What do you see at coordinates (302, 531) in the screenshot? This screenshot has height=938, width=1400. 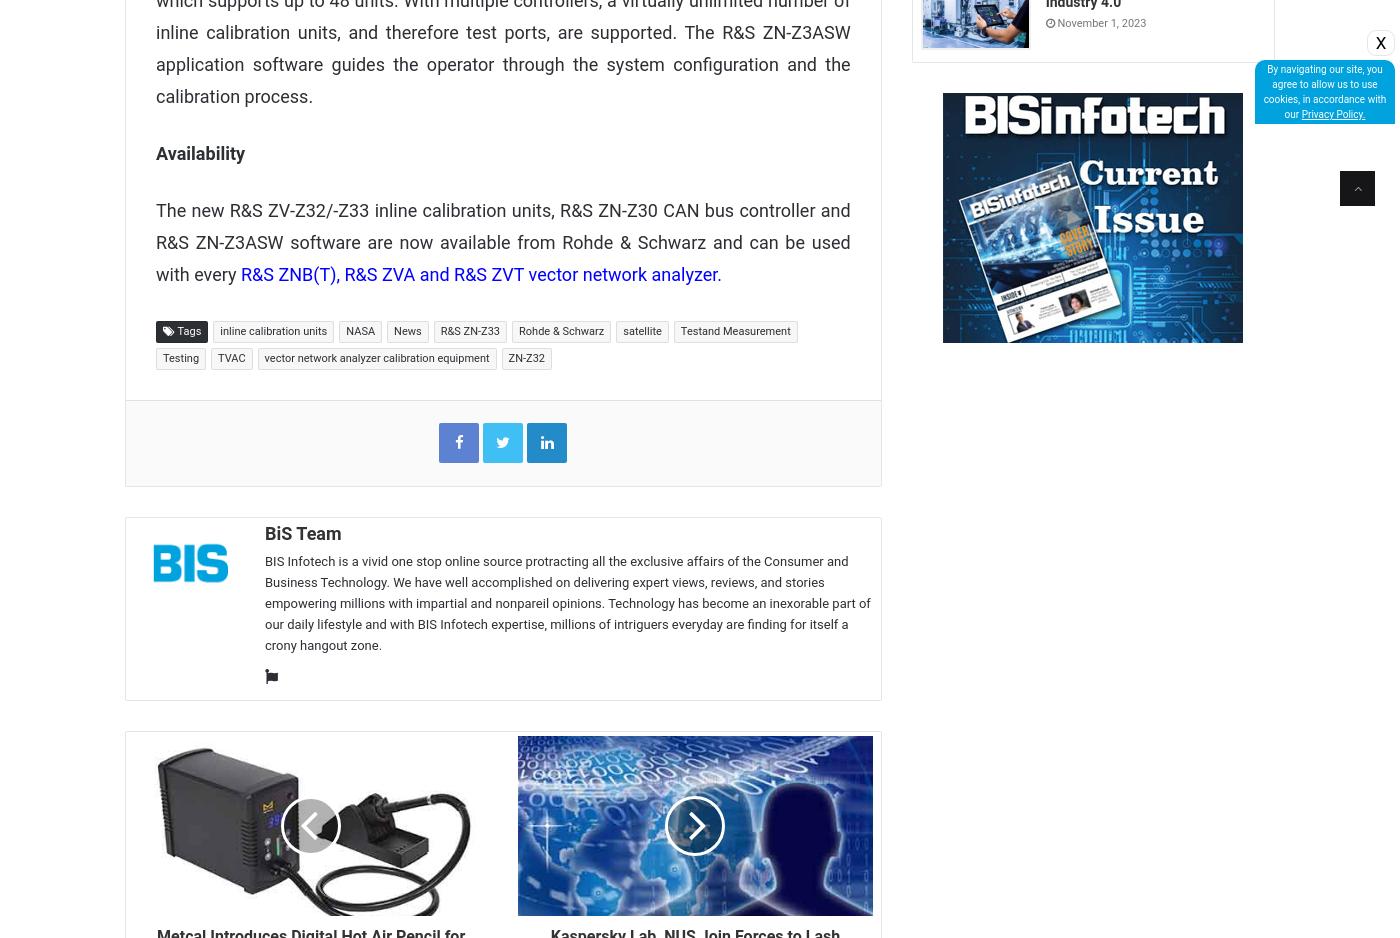 I see `'BiS Team'` at bounding box center [302, 531].